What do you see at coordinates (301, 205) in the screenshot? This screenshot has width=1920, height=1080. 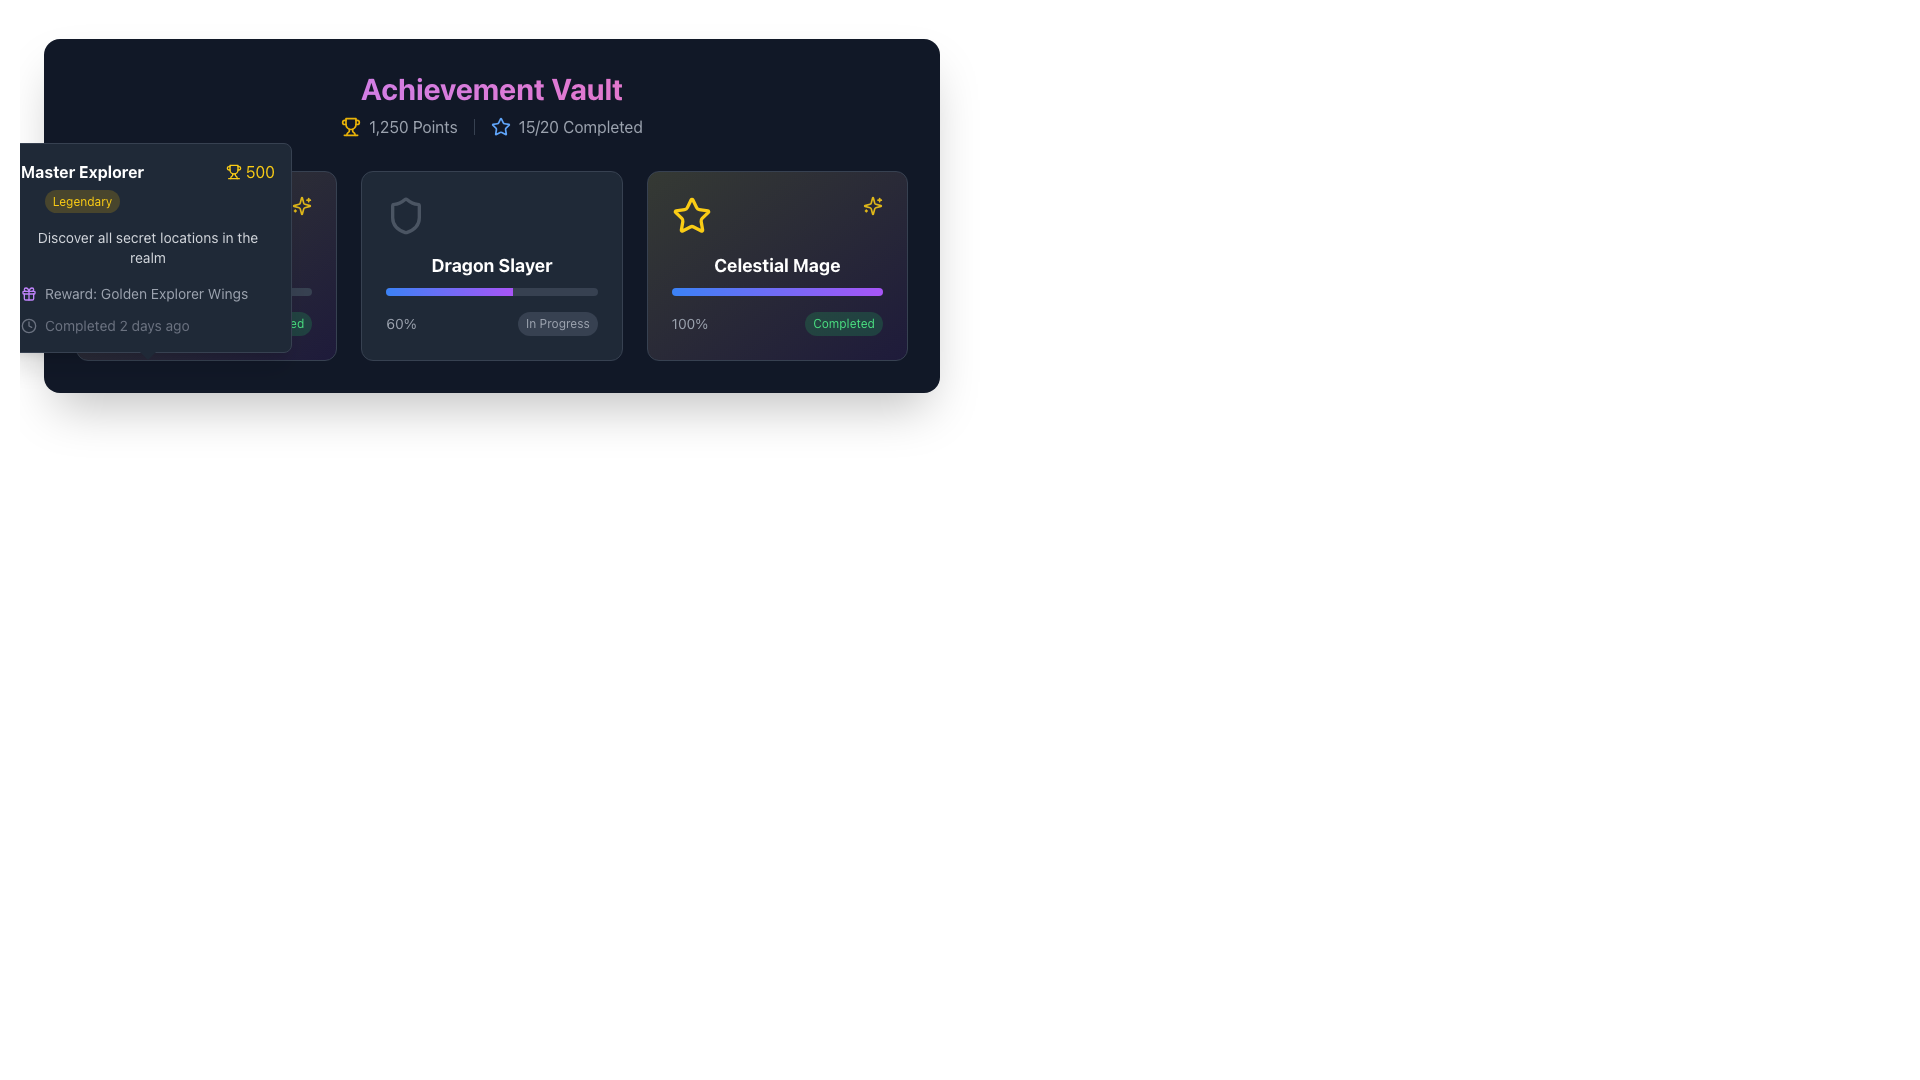 I see `the small yellow star-shaped icon with a glowing effect located beside the 'Celestial Mage' text in the 'Achievement Vault' section` at bounding box center [301, 205].